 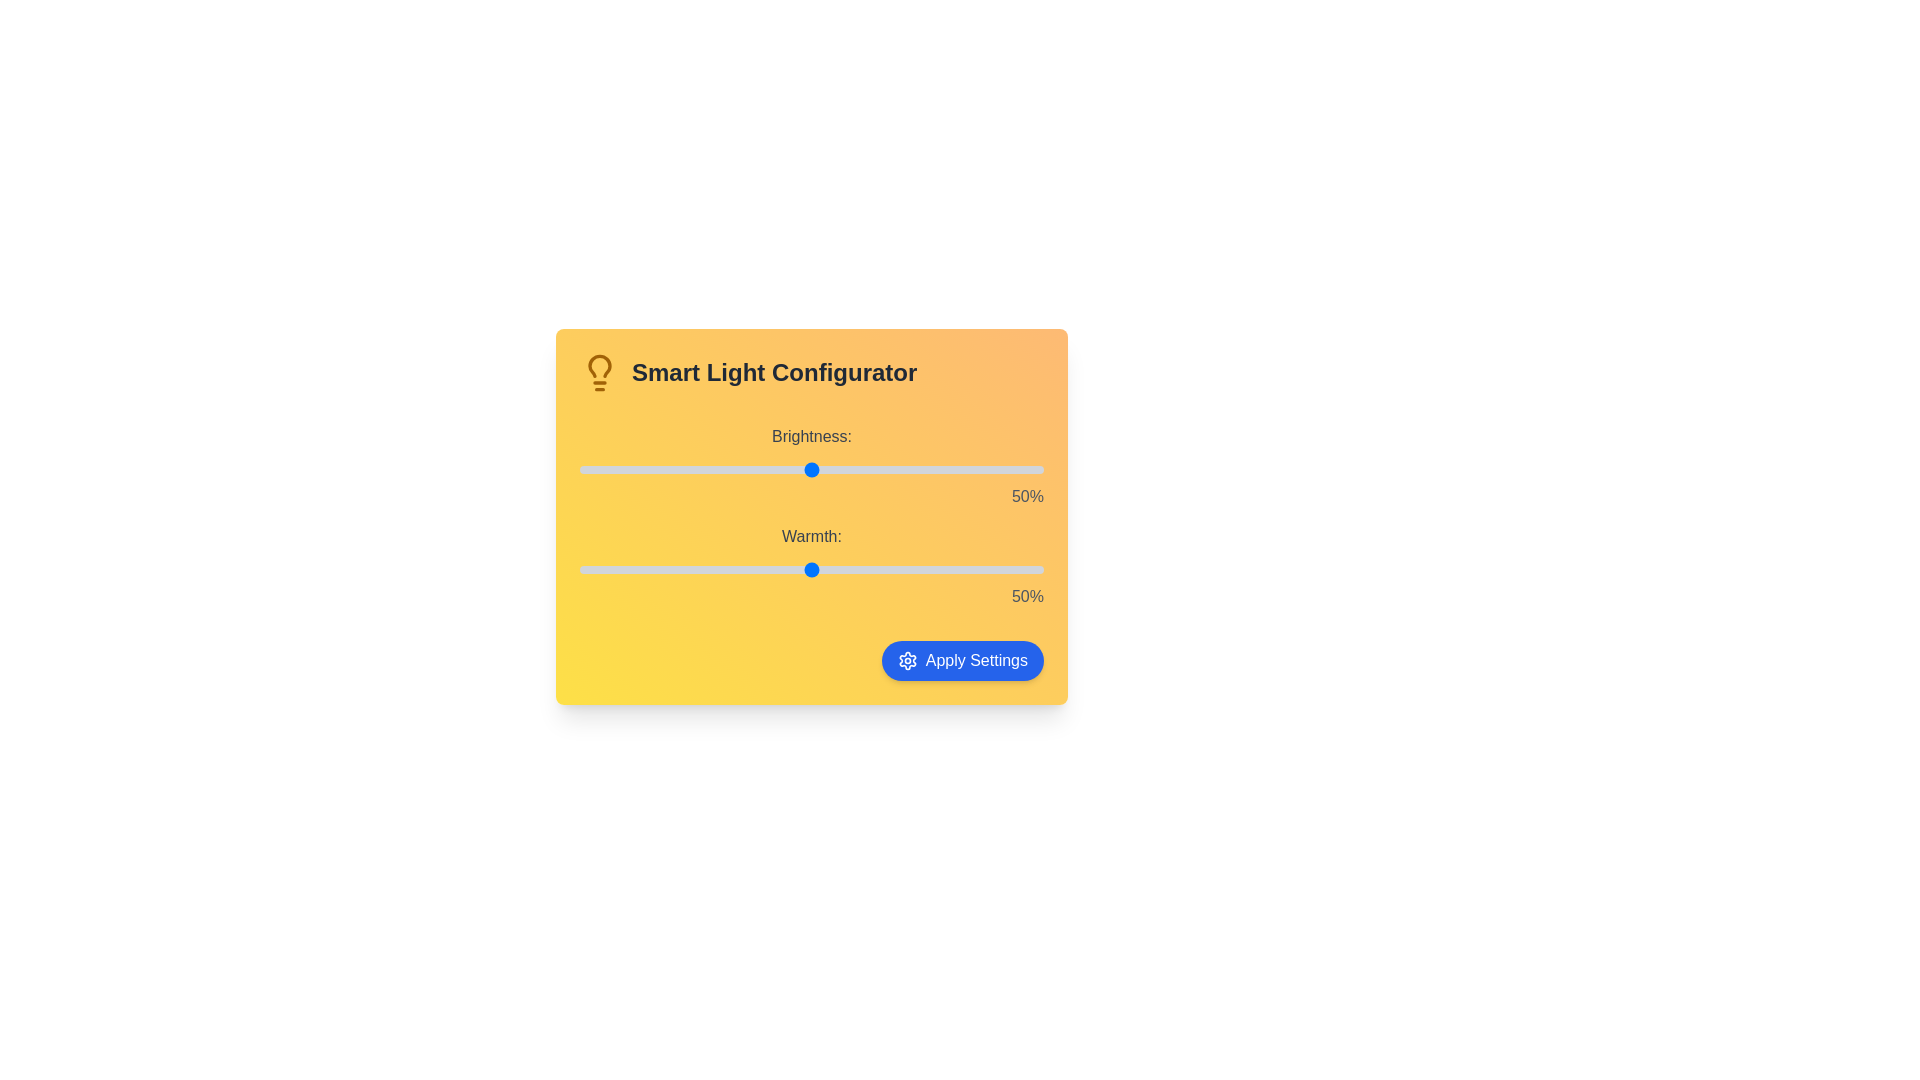 I want to click on the slider, so click(x=732, y=570).